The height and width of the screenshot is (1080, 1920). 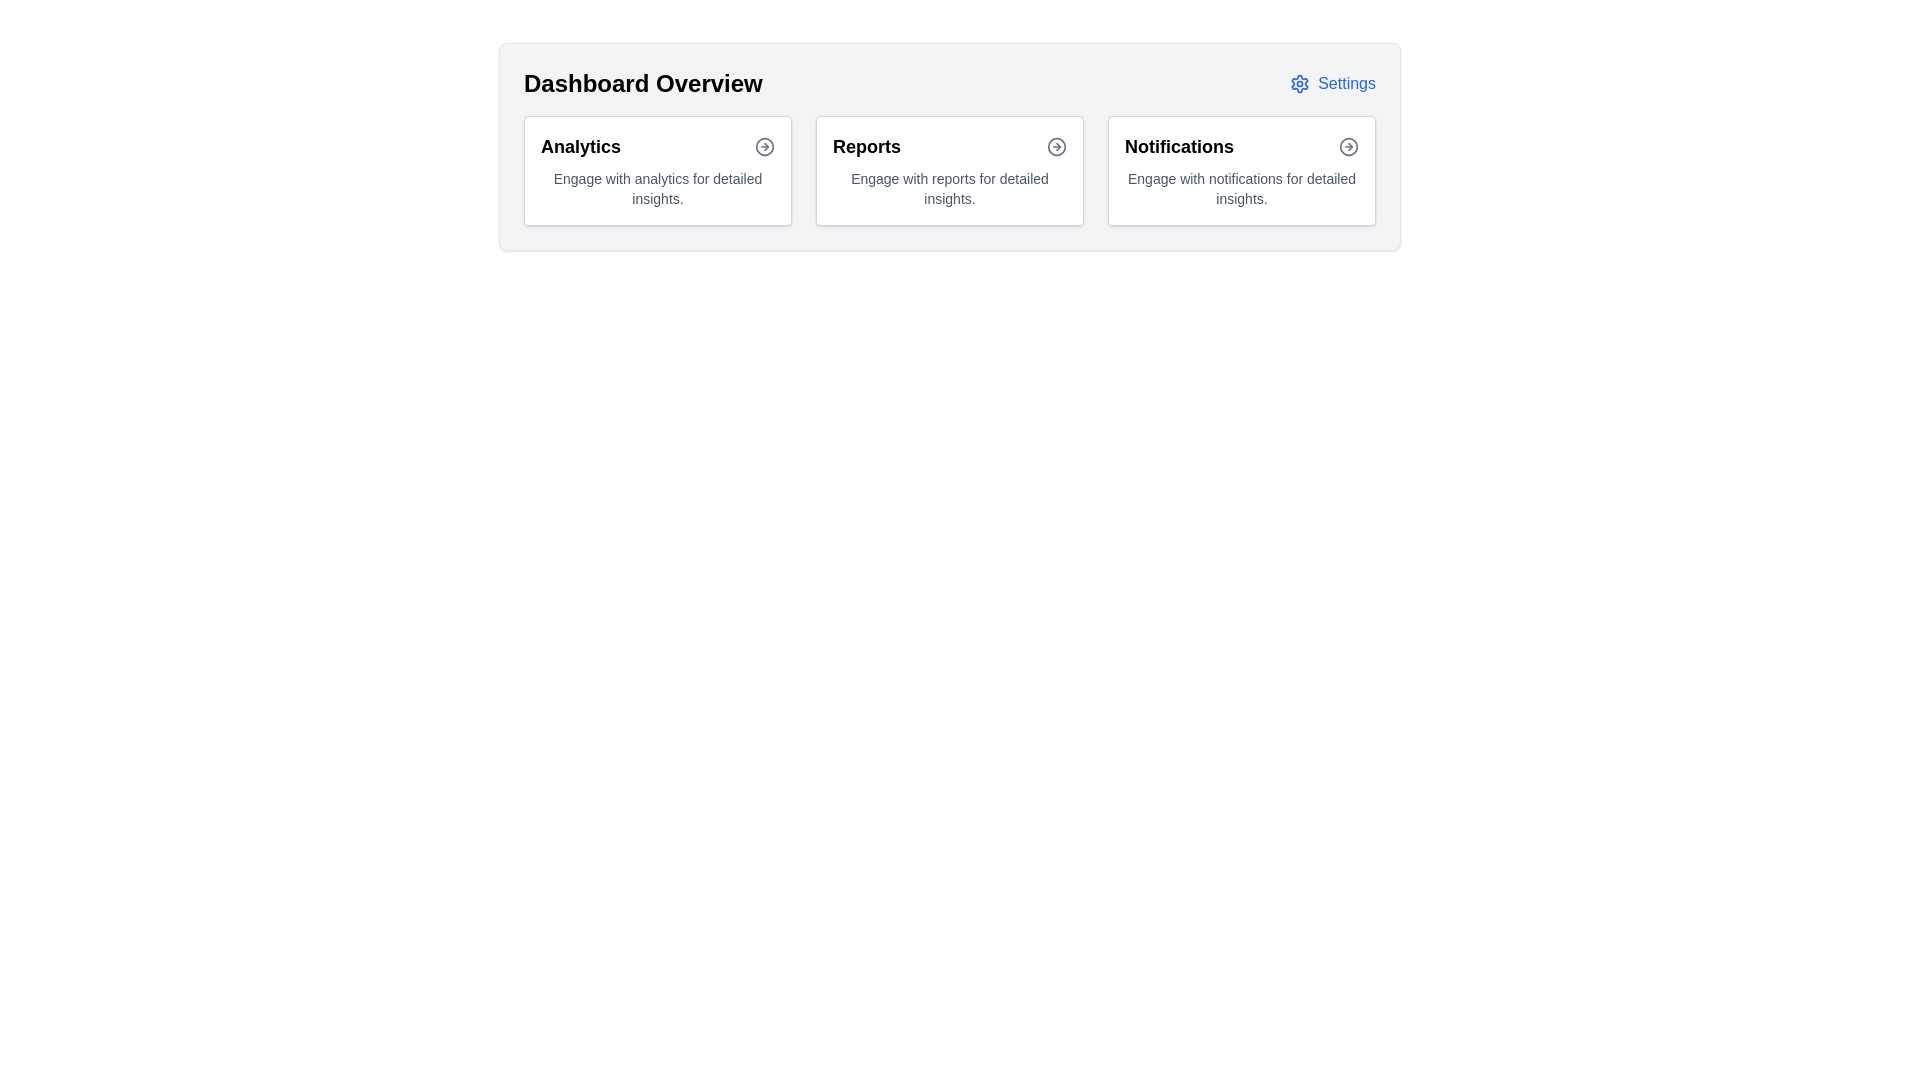 What do you see at coordinates (1348, 145) in the screenshot?
I see `the small circular arrow icon next to the 'Notifications' header` at bounding box center [1348, 145].